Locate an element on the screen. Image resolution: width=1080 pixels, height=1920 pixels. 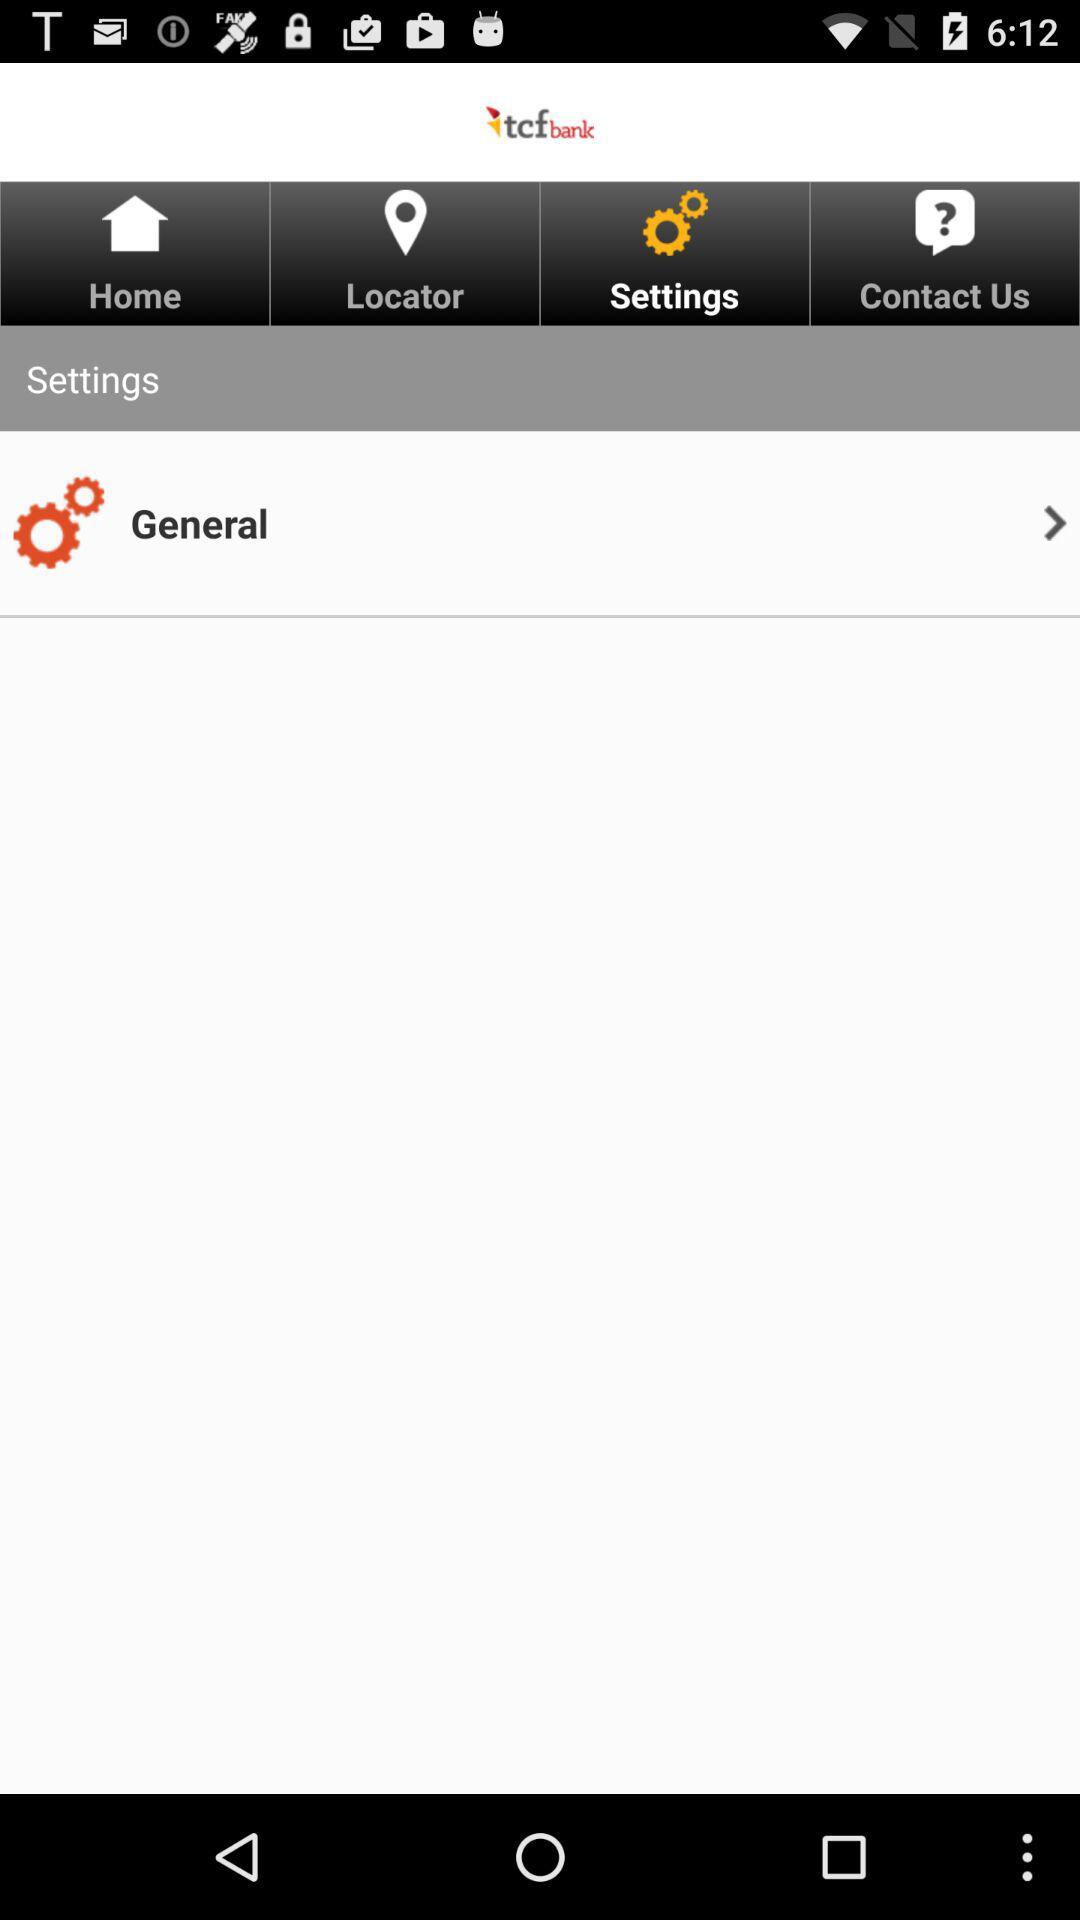
app below the settings is located at coordinates (57, 523).